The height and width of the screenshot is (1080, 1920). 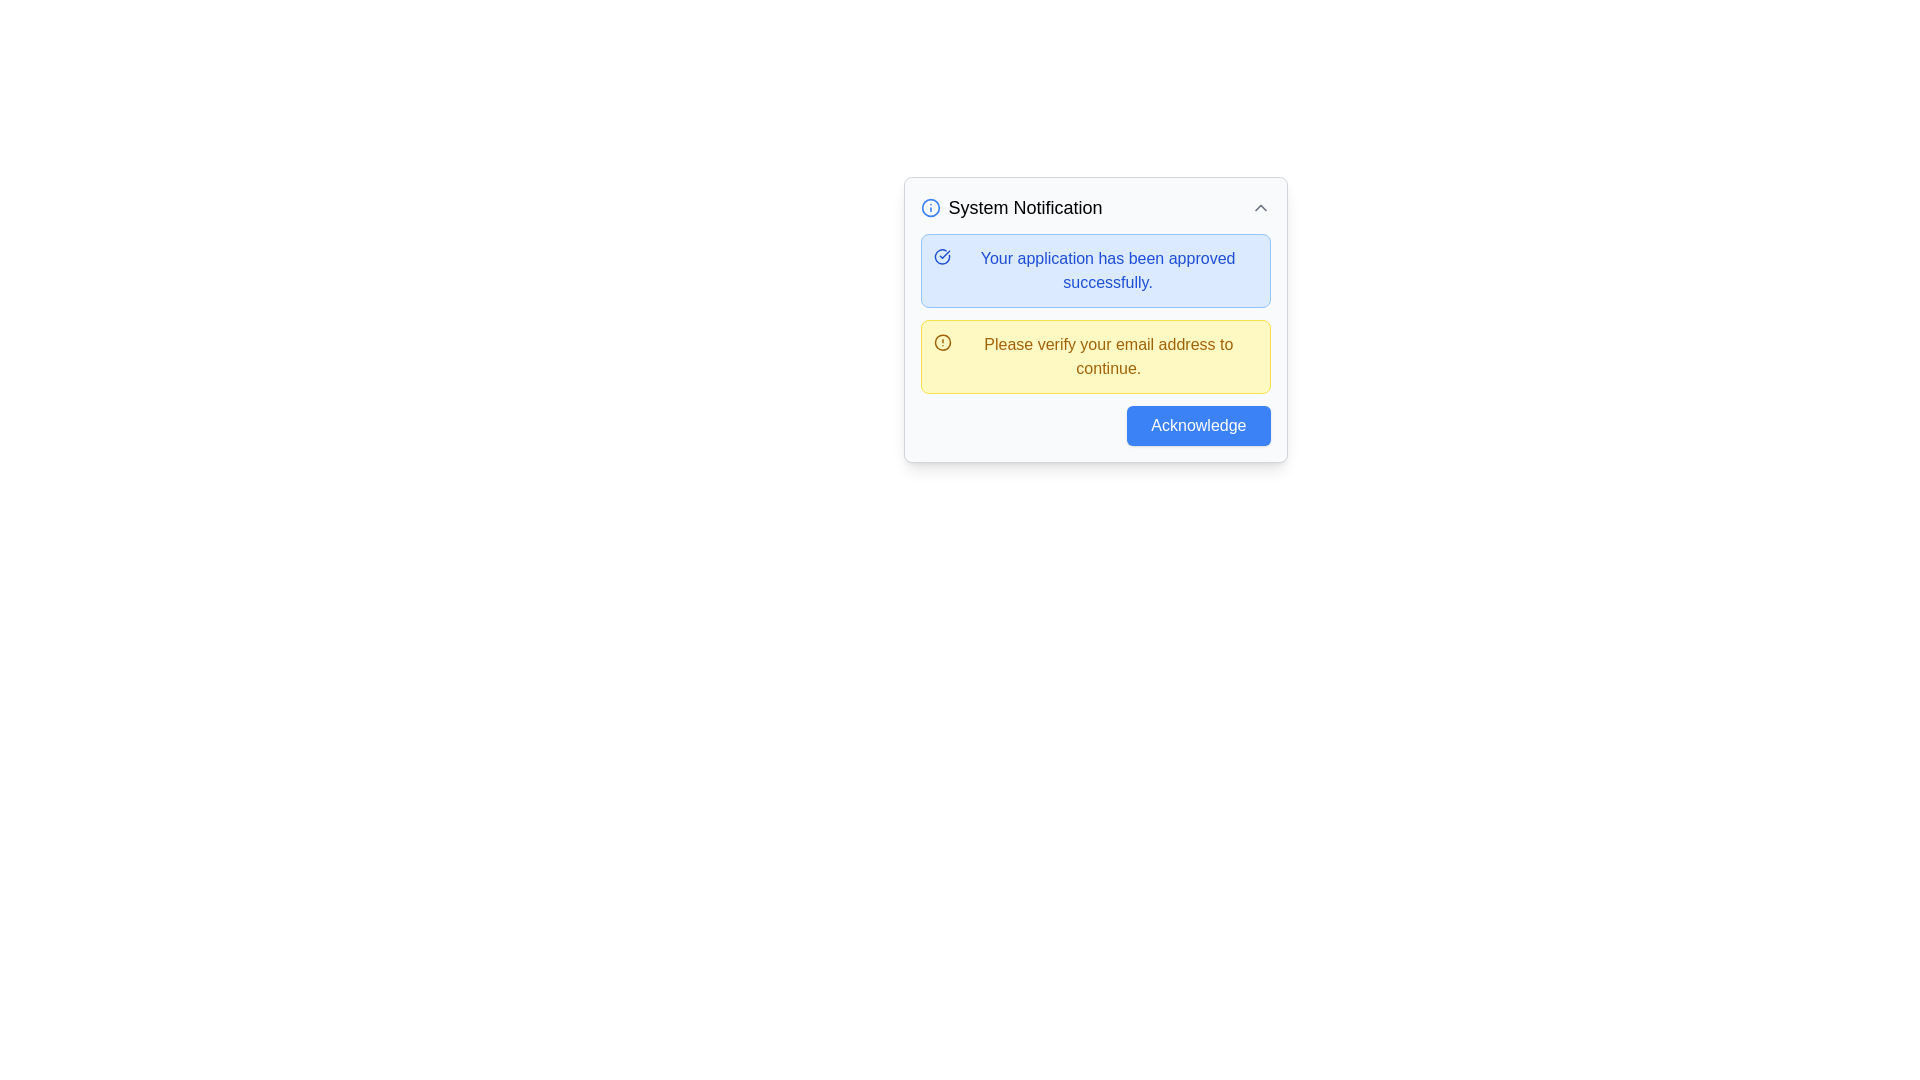 What do you see at coordinates (1025, 208) in the screenshot?
I see `the 'System Notification' text label, which is styled with a large font size and medium font weight, located directly to the right of the information icon in the header of the notification box` at bounding box center [1025, 208].